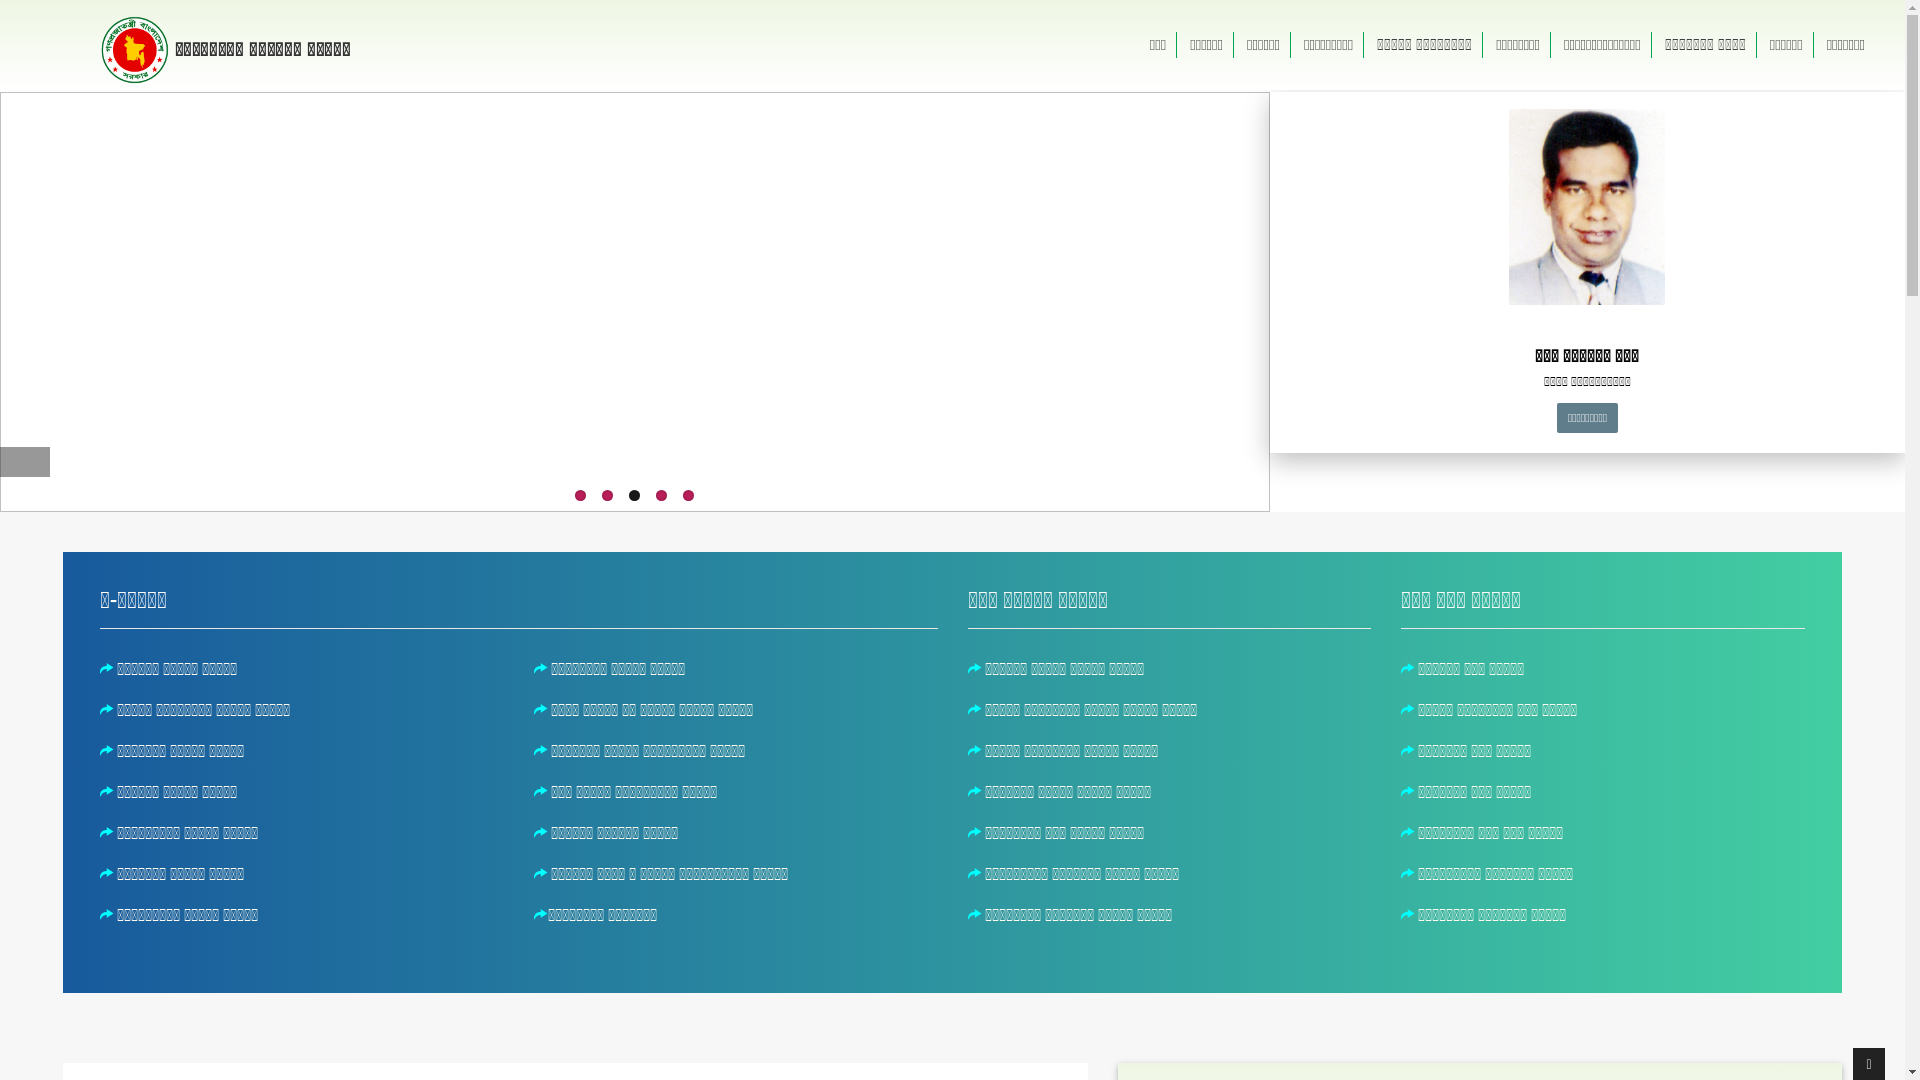 The width and height of the screenshot is (1920, 1080). I want to click on '5', so click(688, 495).